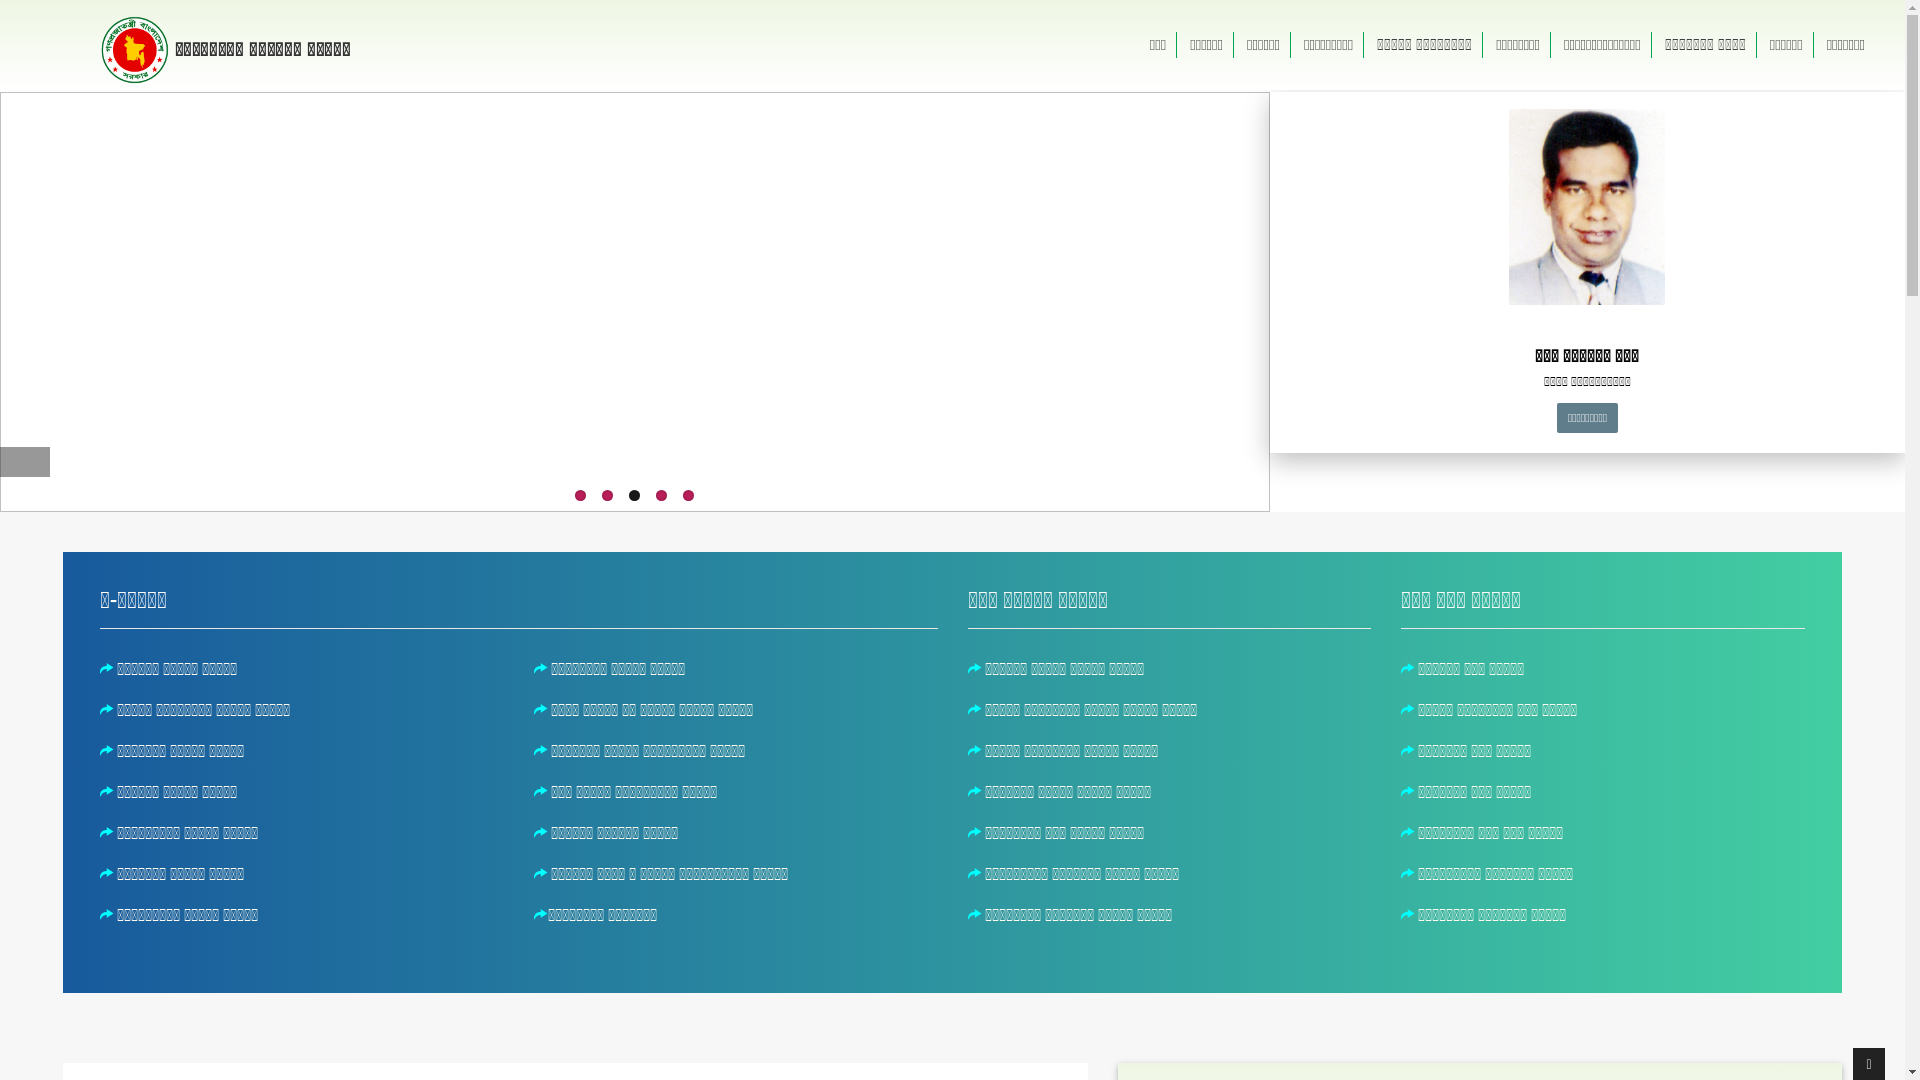 The width and height of the screenshot is (1920, 1080). I want to click on '5', so click(688, 495).